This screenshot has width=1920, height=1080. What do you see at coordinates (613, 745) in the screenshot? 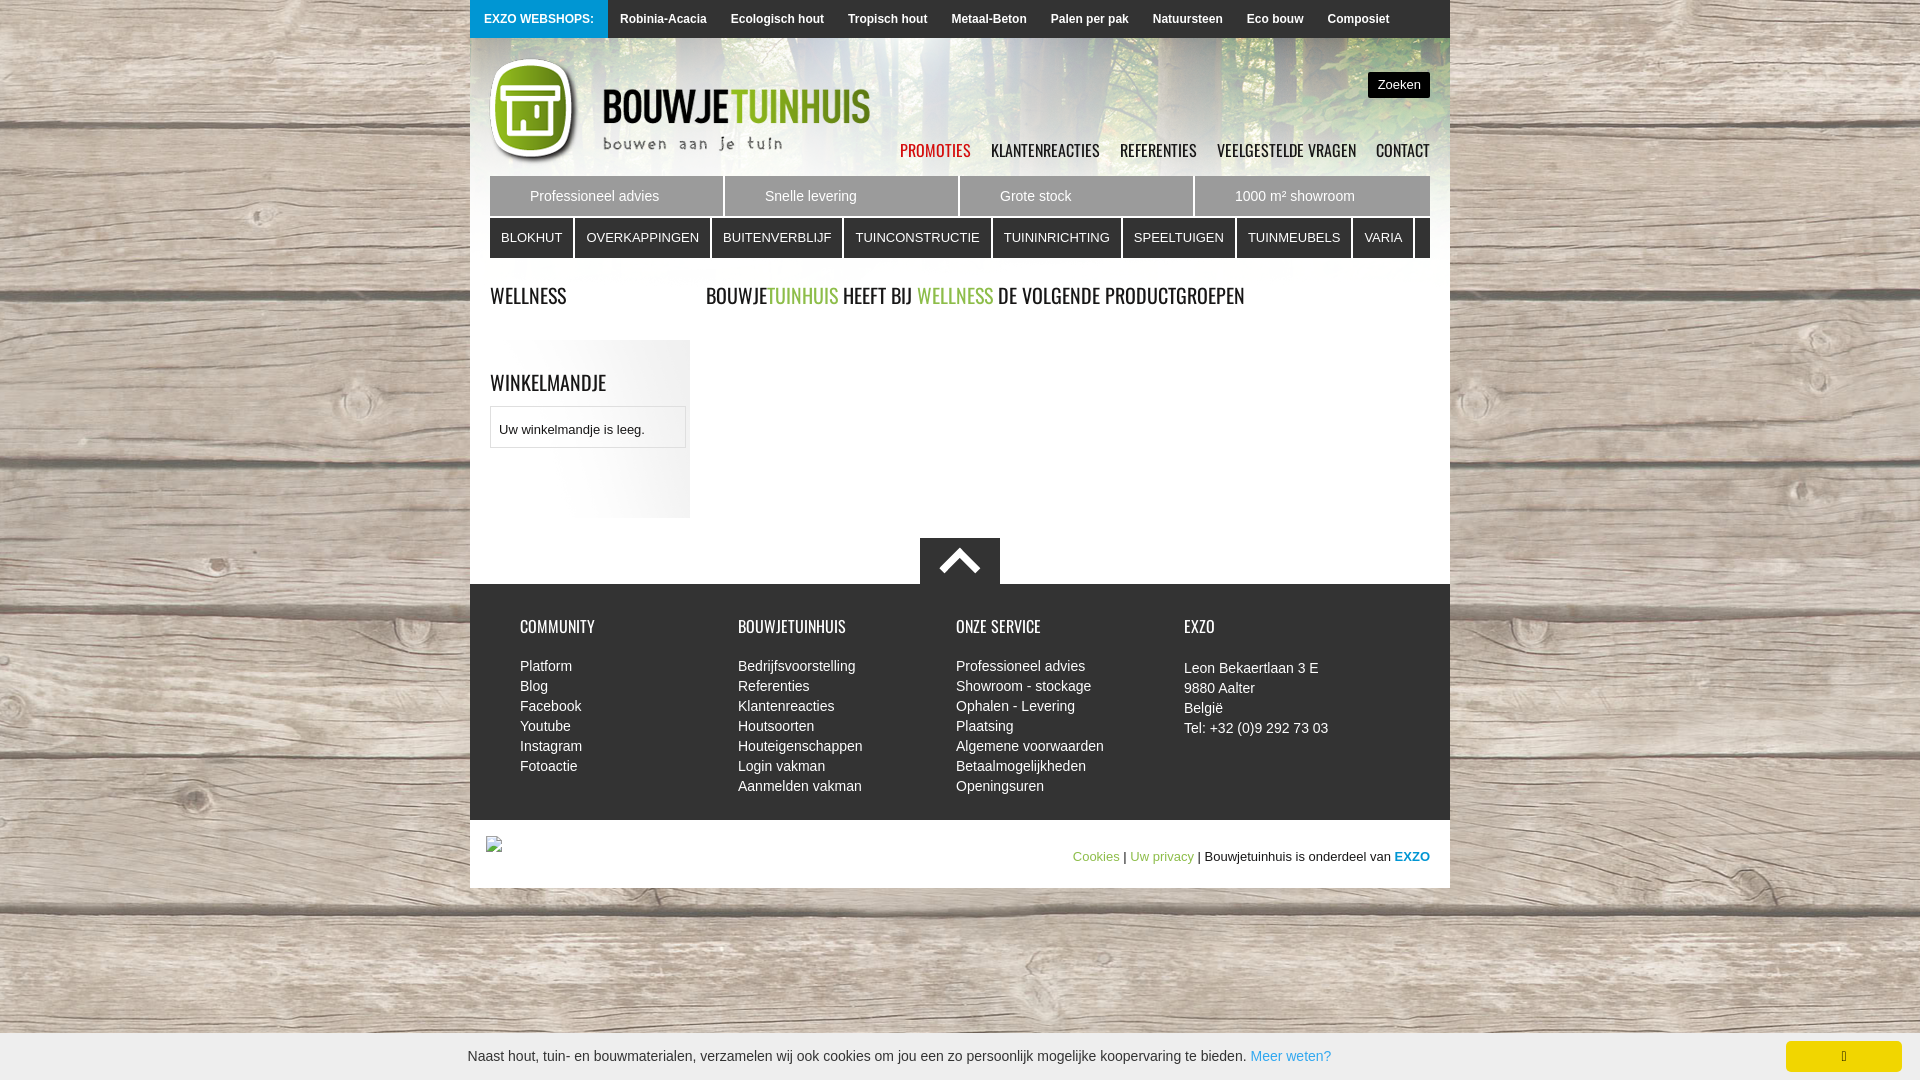
I see `'Instagram'` at bounding box center [613, 745].